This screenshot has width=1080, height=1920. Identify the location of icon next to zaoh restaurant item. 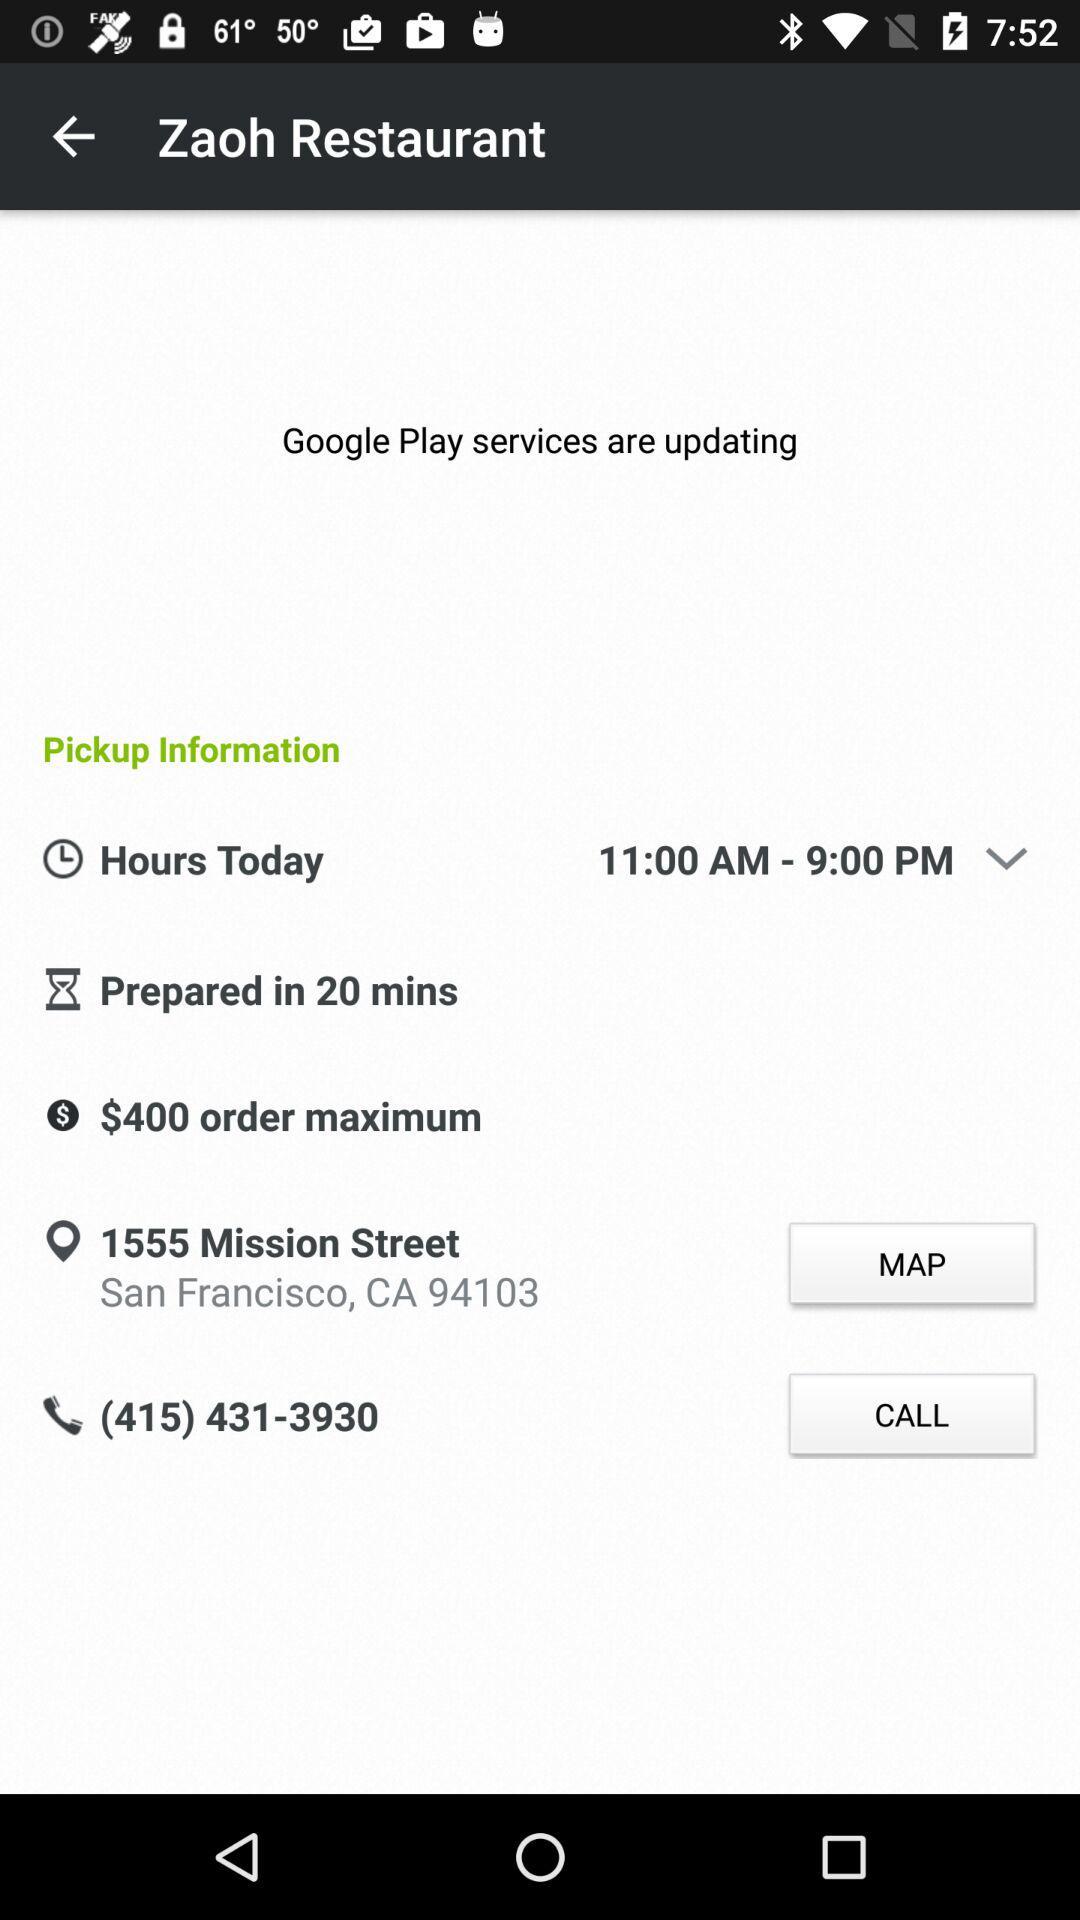
(72, 135).